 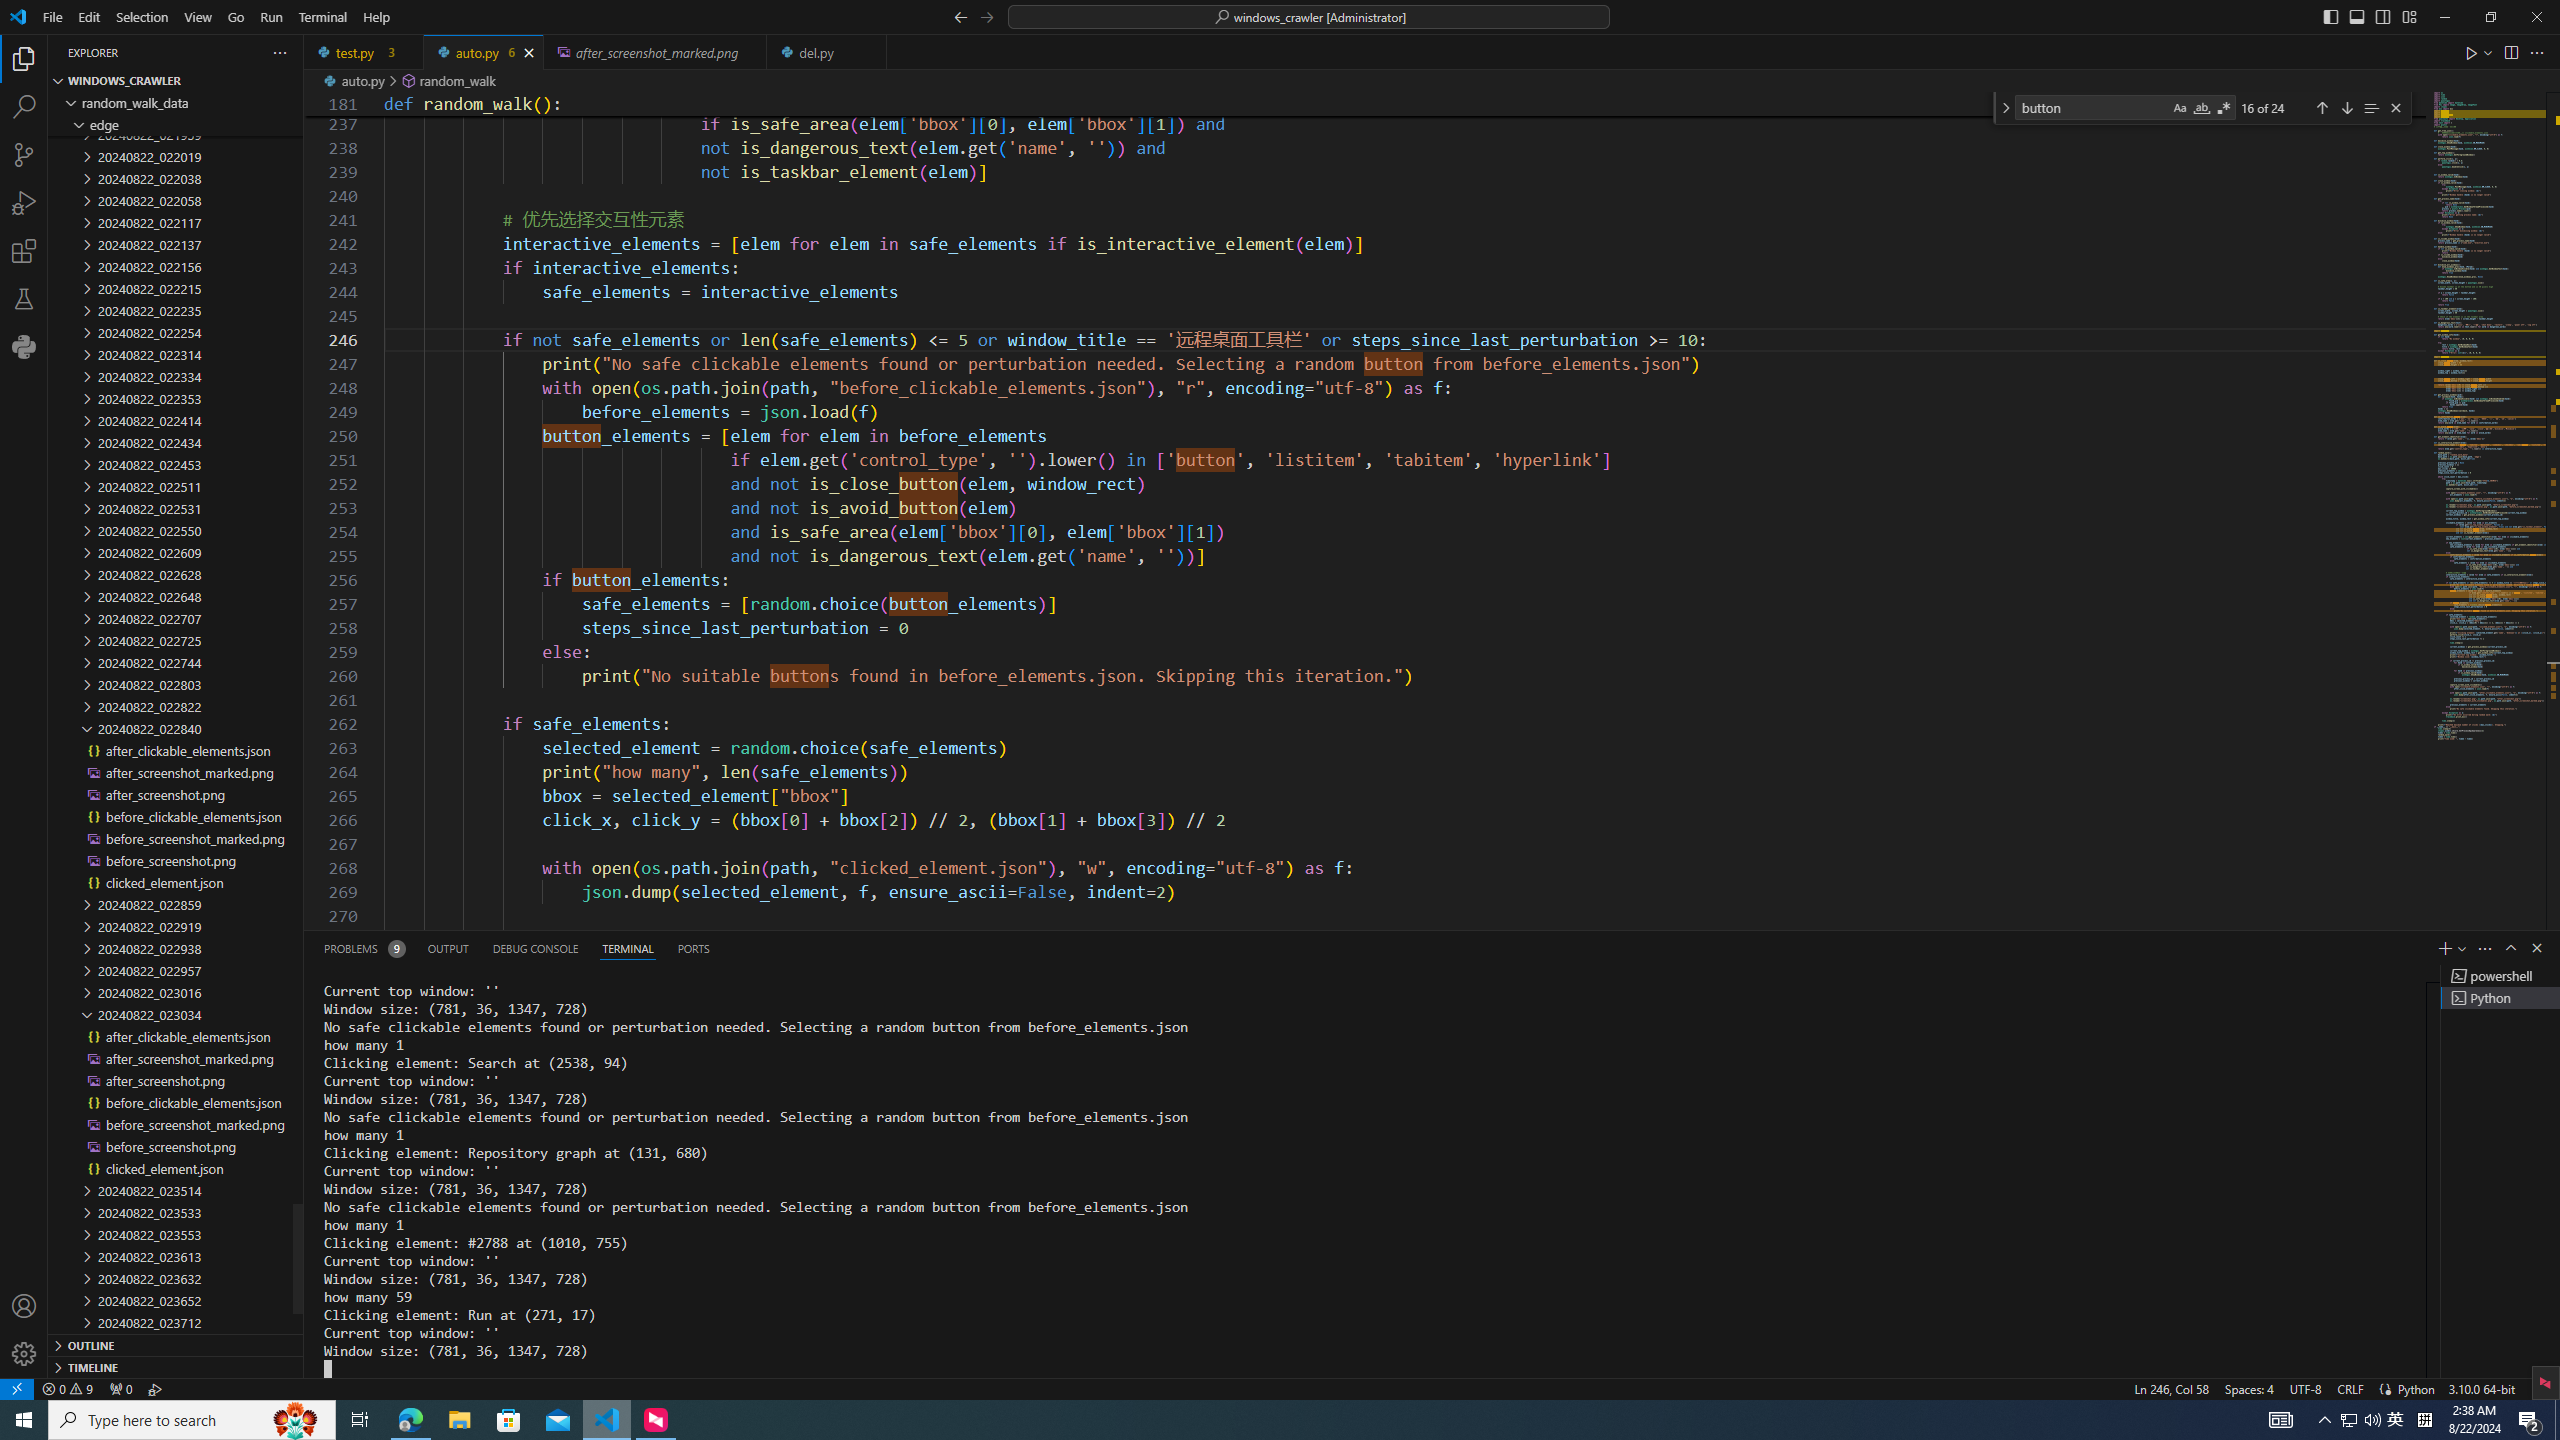 I want to click on 'Extensions (Ctrl+Shift+X)', so click(x=24, y=250).